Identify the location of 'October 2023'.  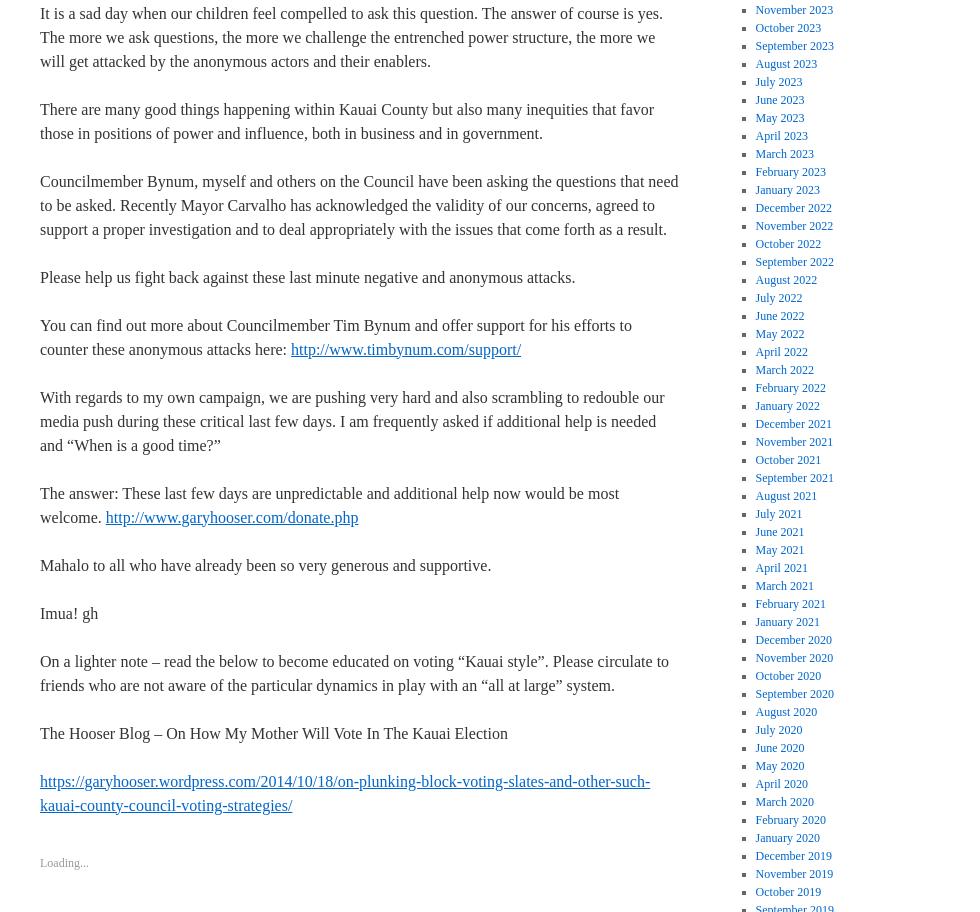
(754, 26).